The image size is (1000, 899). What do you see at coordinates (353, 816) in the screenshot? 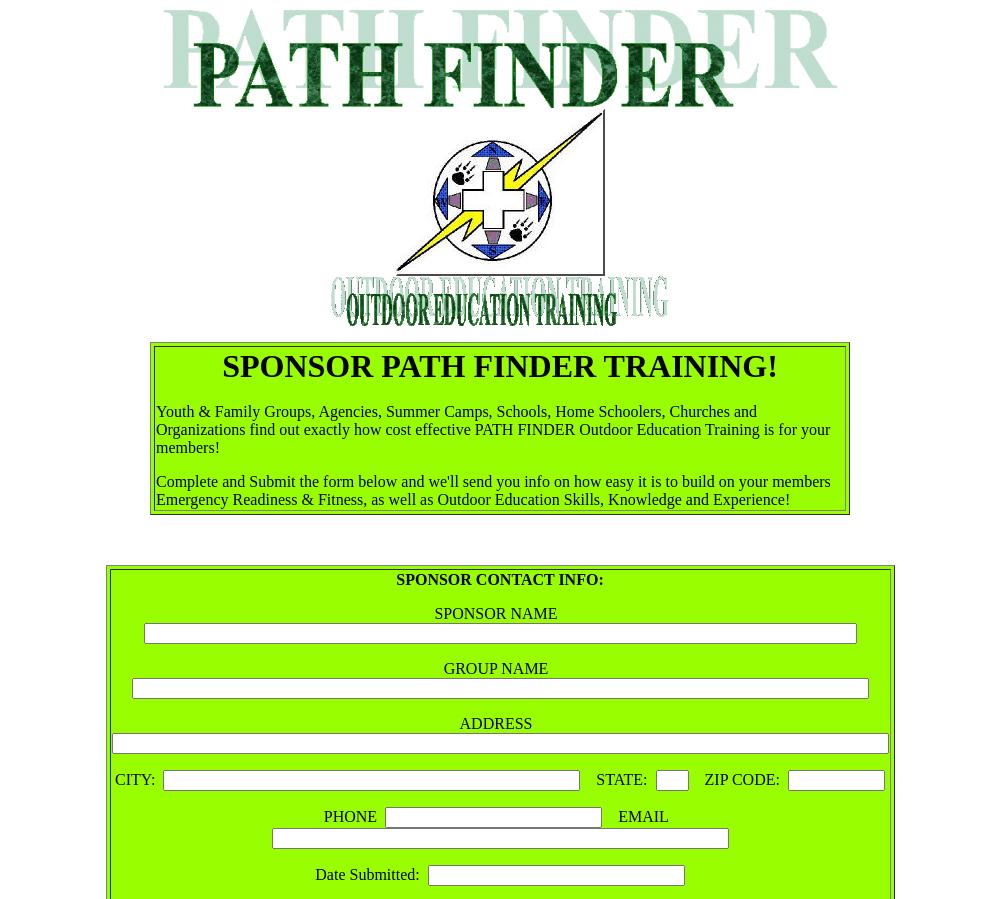
I see `'PHONE'` at bounding box center [353, 816].